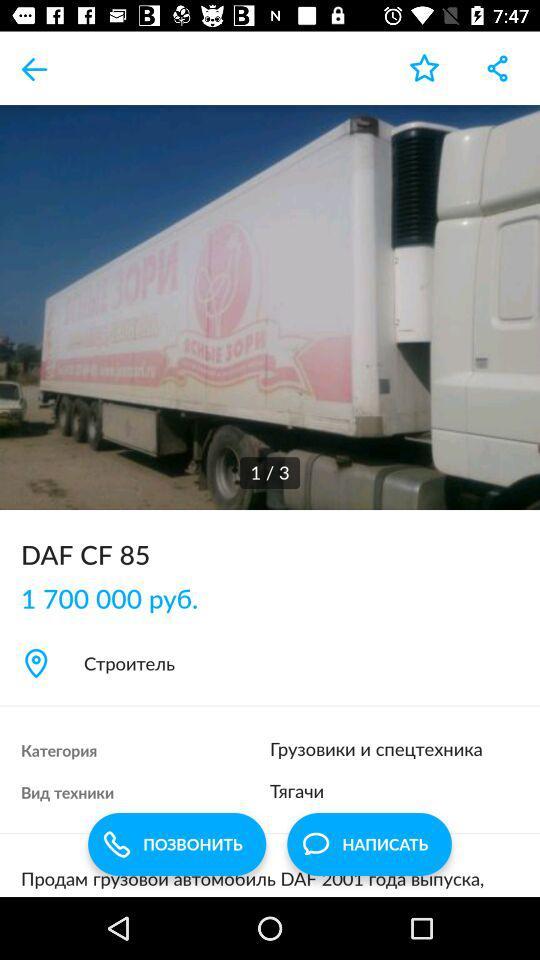  I want to click on the icon on the top left side corner, so click(36, 68).